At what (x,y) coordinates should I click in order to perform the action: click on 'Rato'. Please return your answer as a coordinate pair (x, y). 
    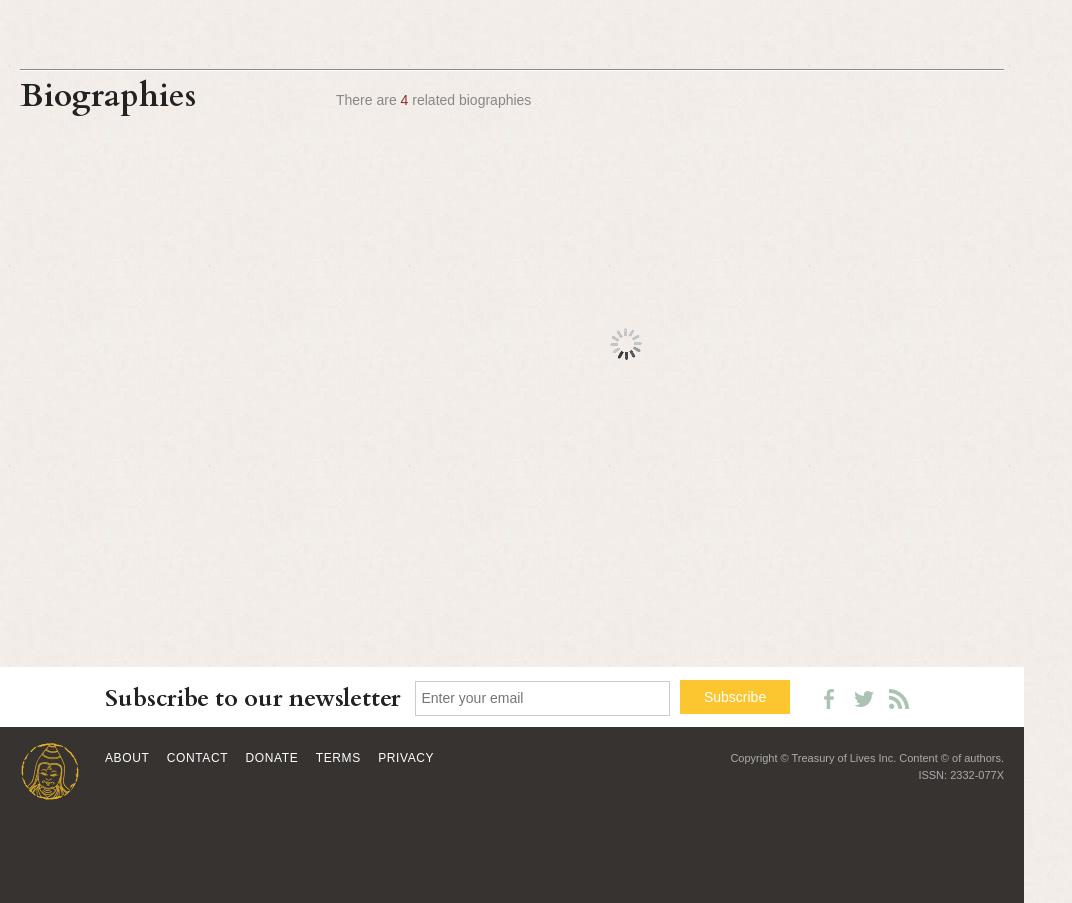
    Looking at the image, I should click on (797, 719).